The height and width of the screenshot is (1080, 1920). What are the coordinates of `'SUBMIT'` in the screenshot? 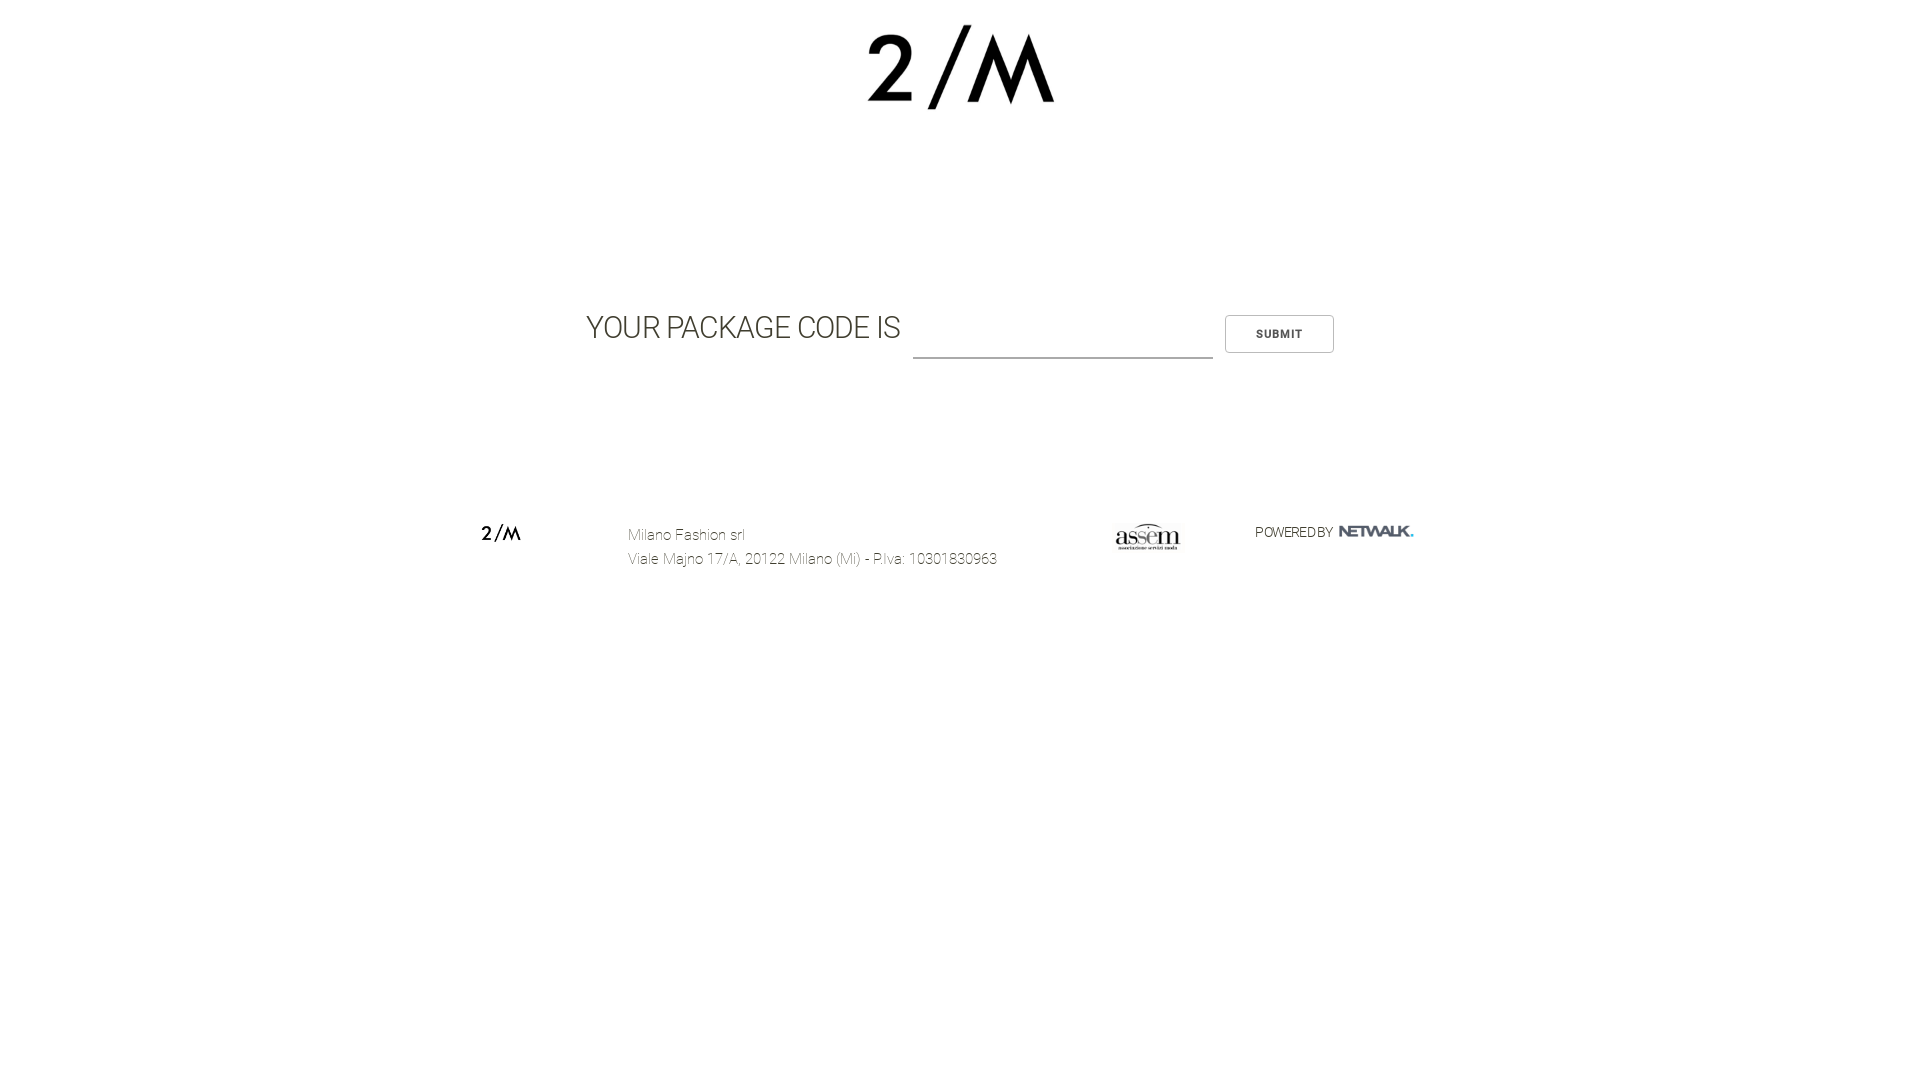 It's located at (1278, 333).